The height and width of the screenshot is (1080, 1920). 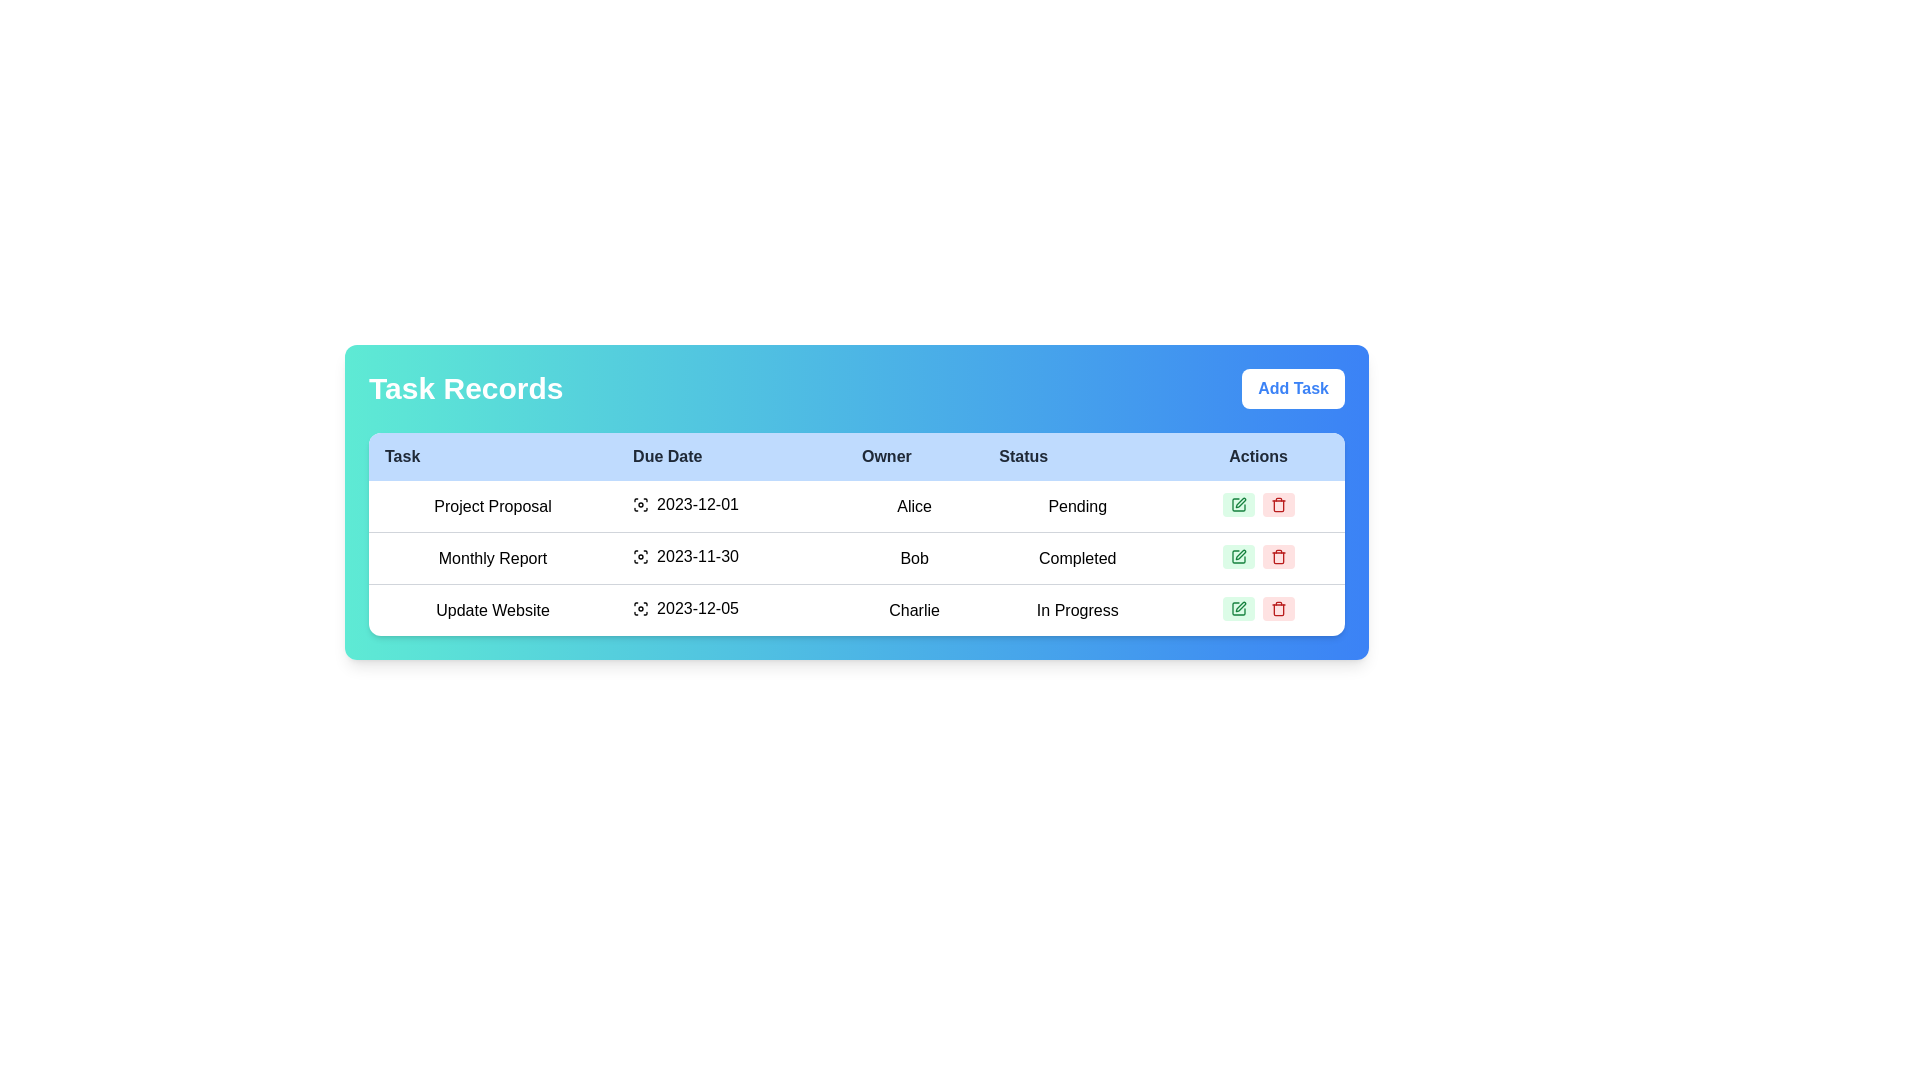 What do you see at coordinates (1076, 505) in the screenshot?
I see `the 'Pending' status text label for the task 'Project Proposal' in the 'Status' column of the 'Task Records' section` at bounding box center [1076, 505].